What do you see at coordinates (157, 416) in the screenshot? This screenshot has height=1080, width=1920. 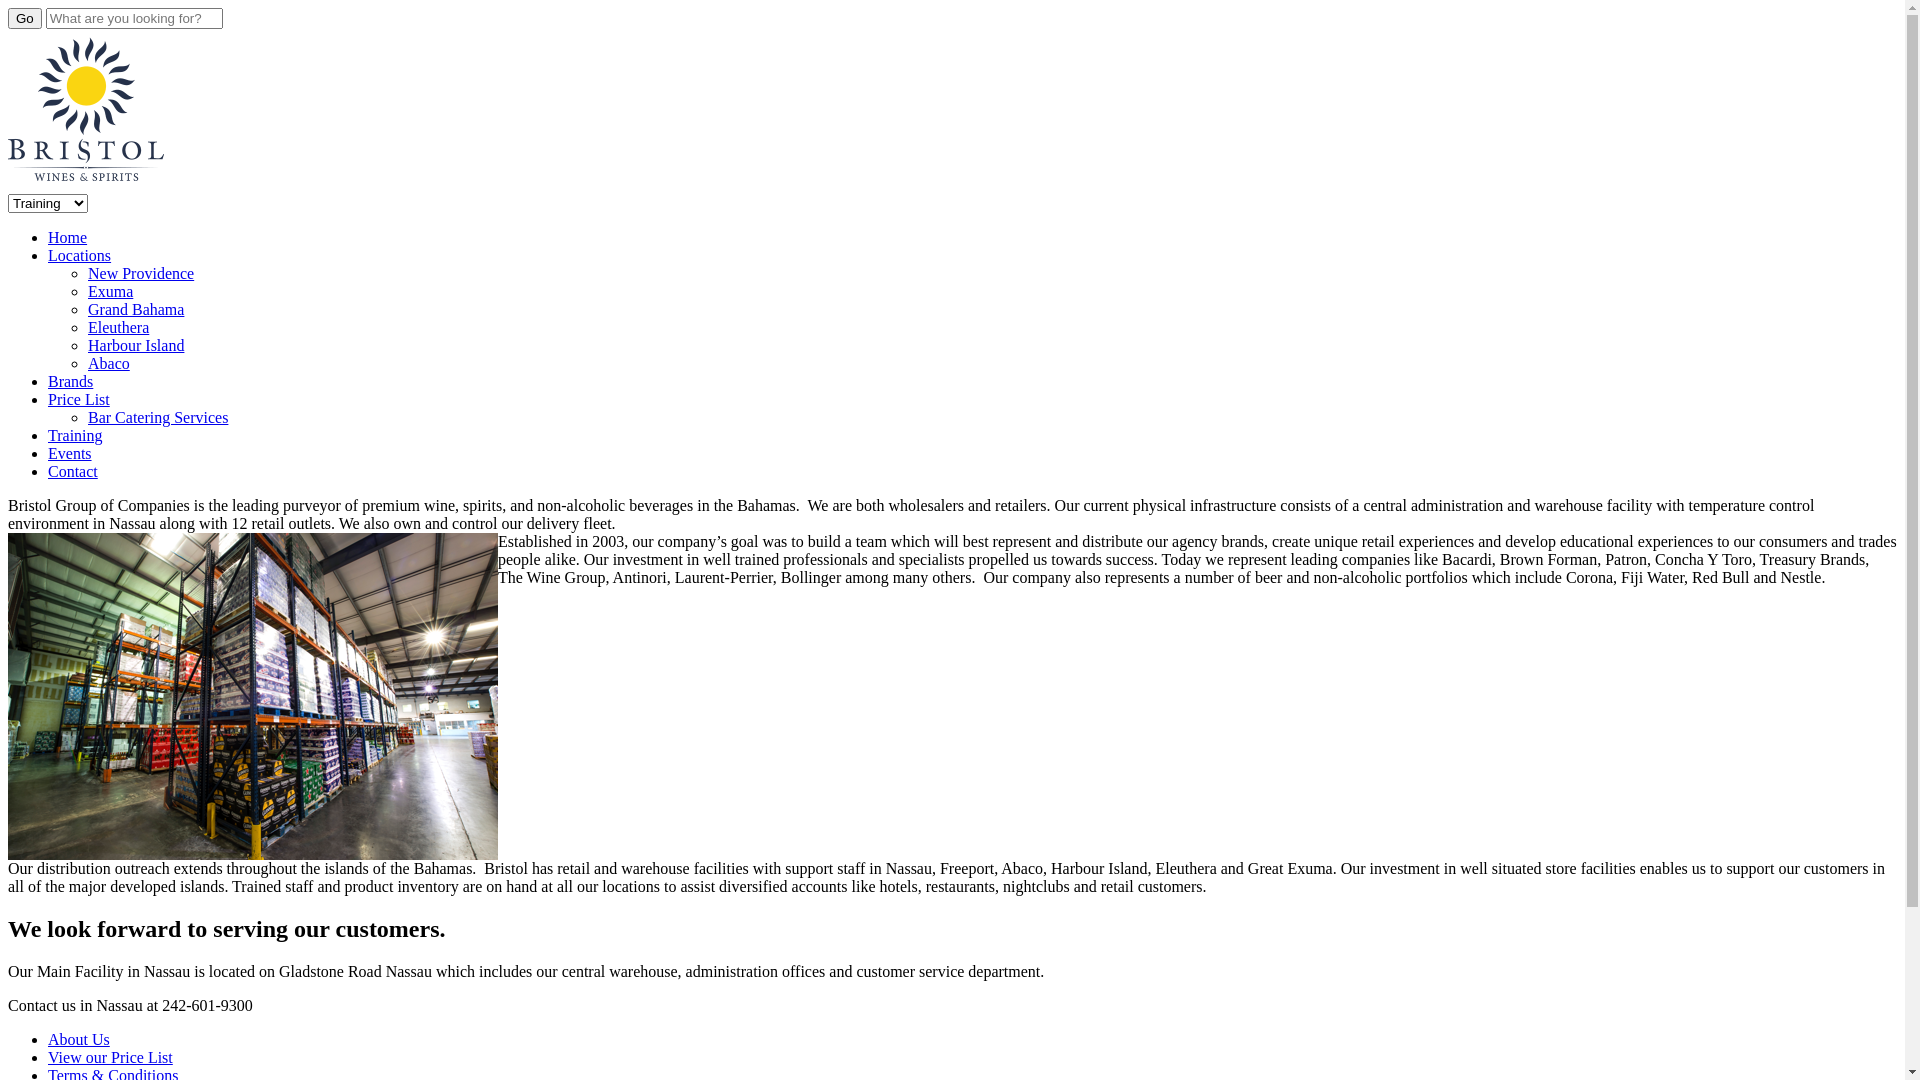 I see `'Bar Catering Services'` at bounding box center [157, 416].